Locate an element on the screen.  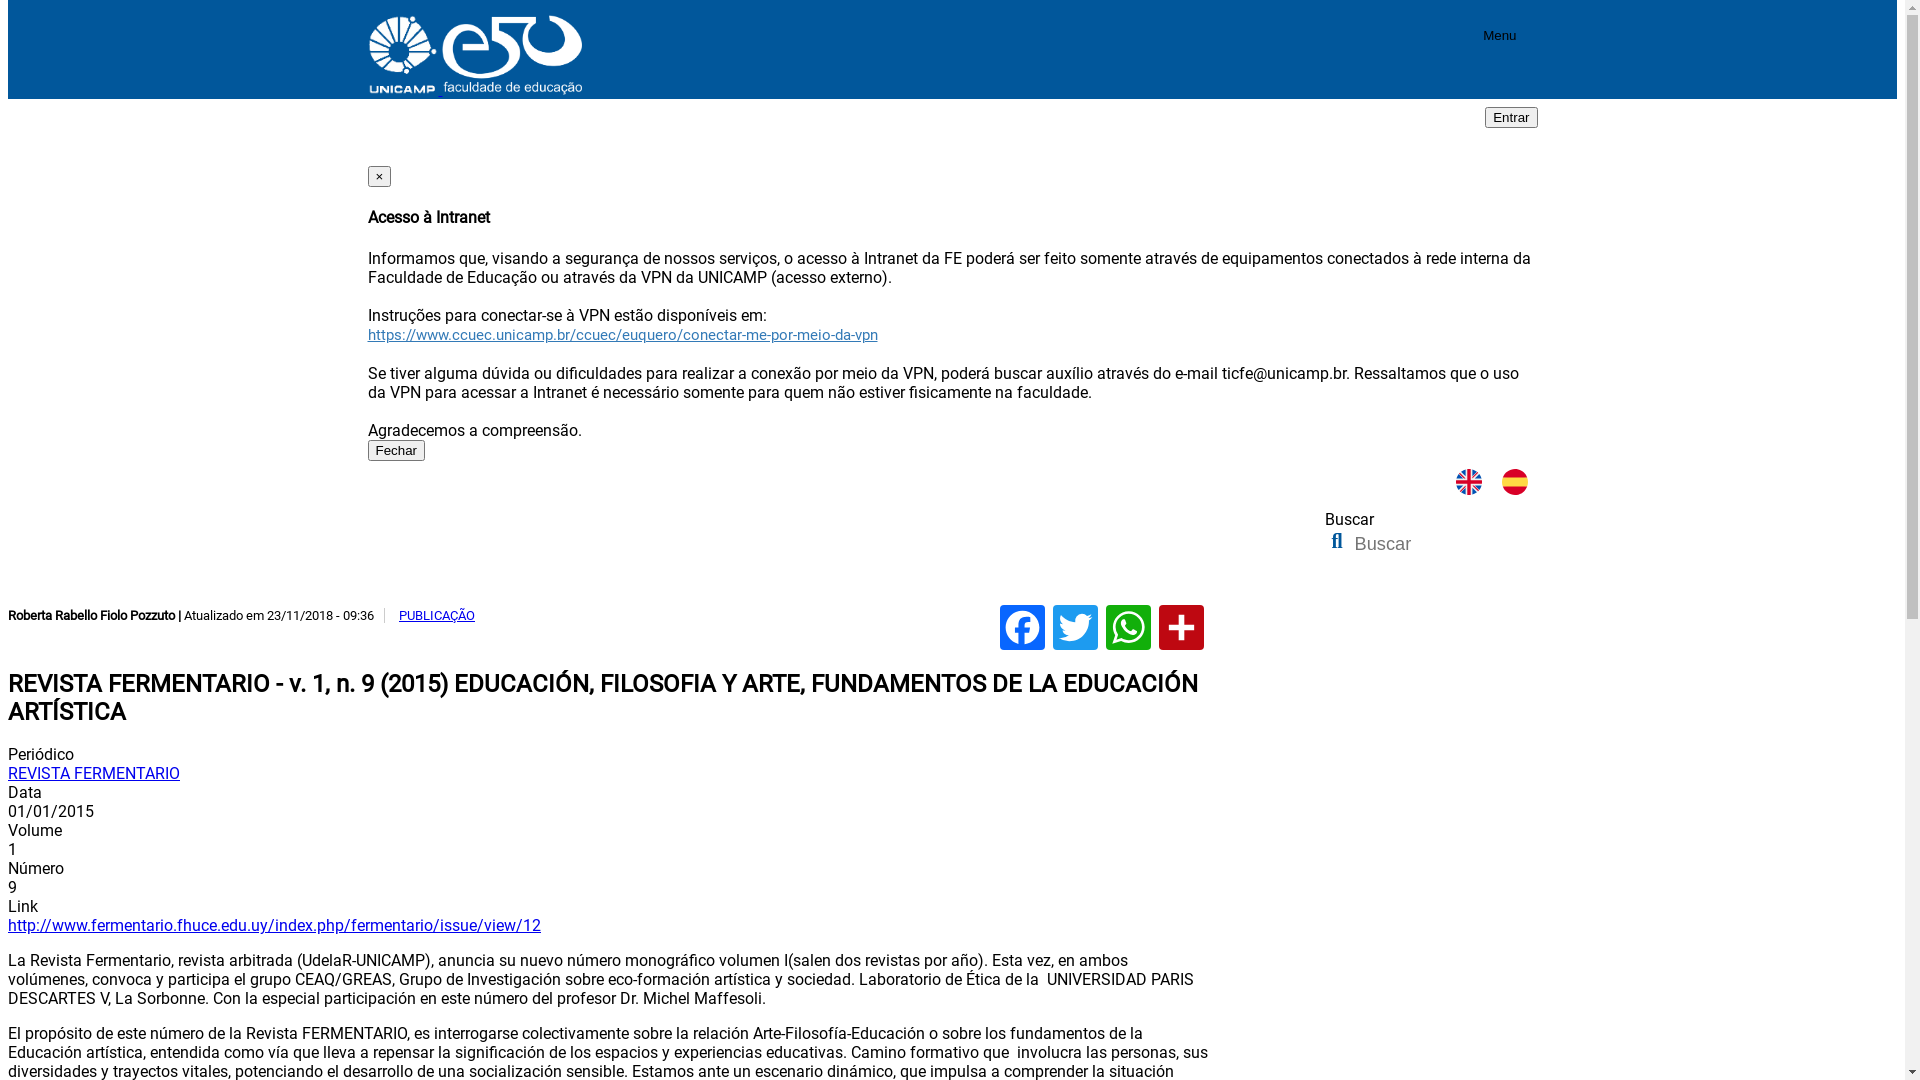
'FE Publica' is located at coordinates (802, 585).